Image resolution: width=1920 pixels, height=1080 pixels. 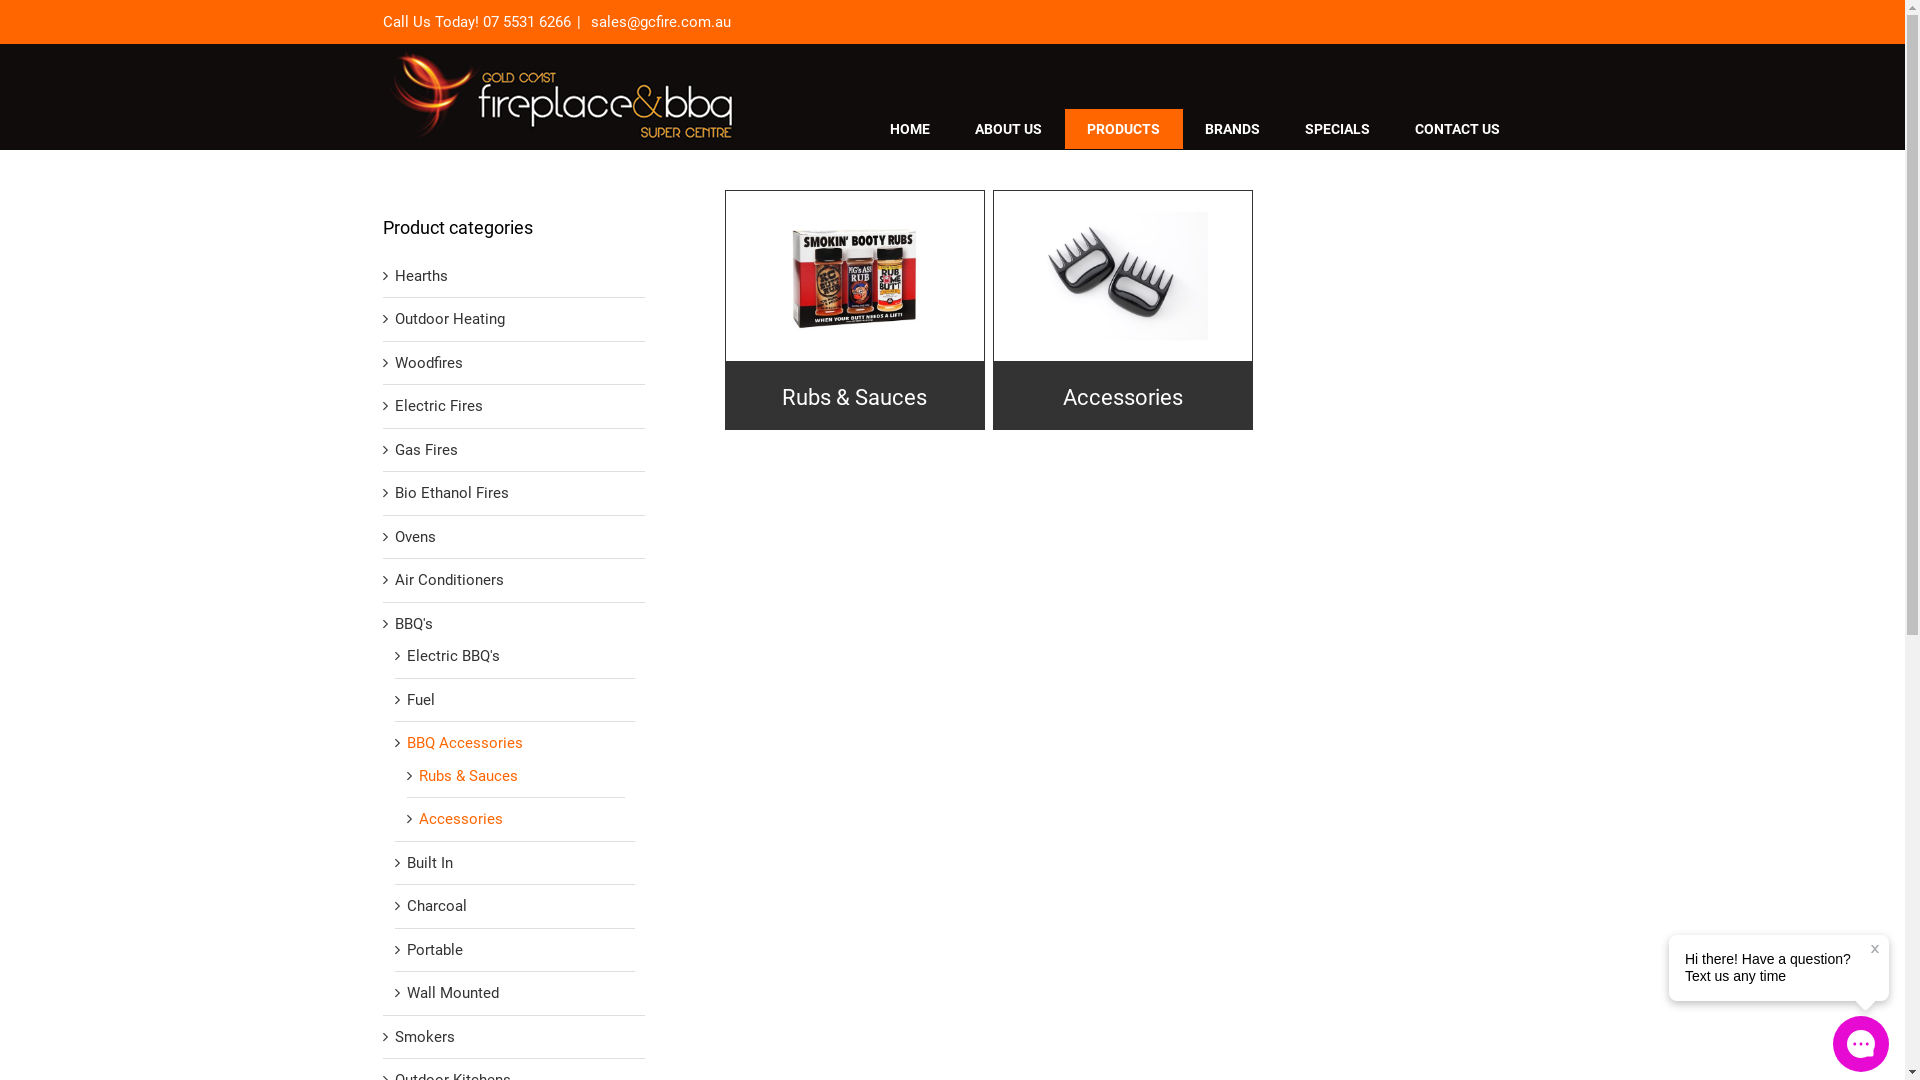 What do you see at coordinates (451, 656) in the screenshot?
I see `'Electric BBQ's'` at bounding box center [451, 656].